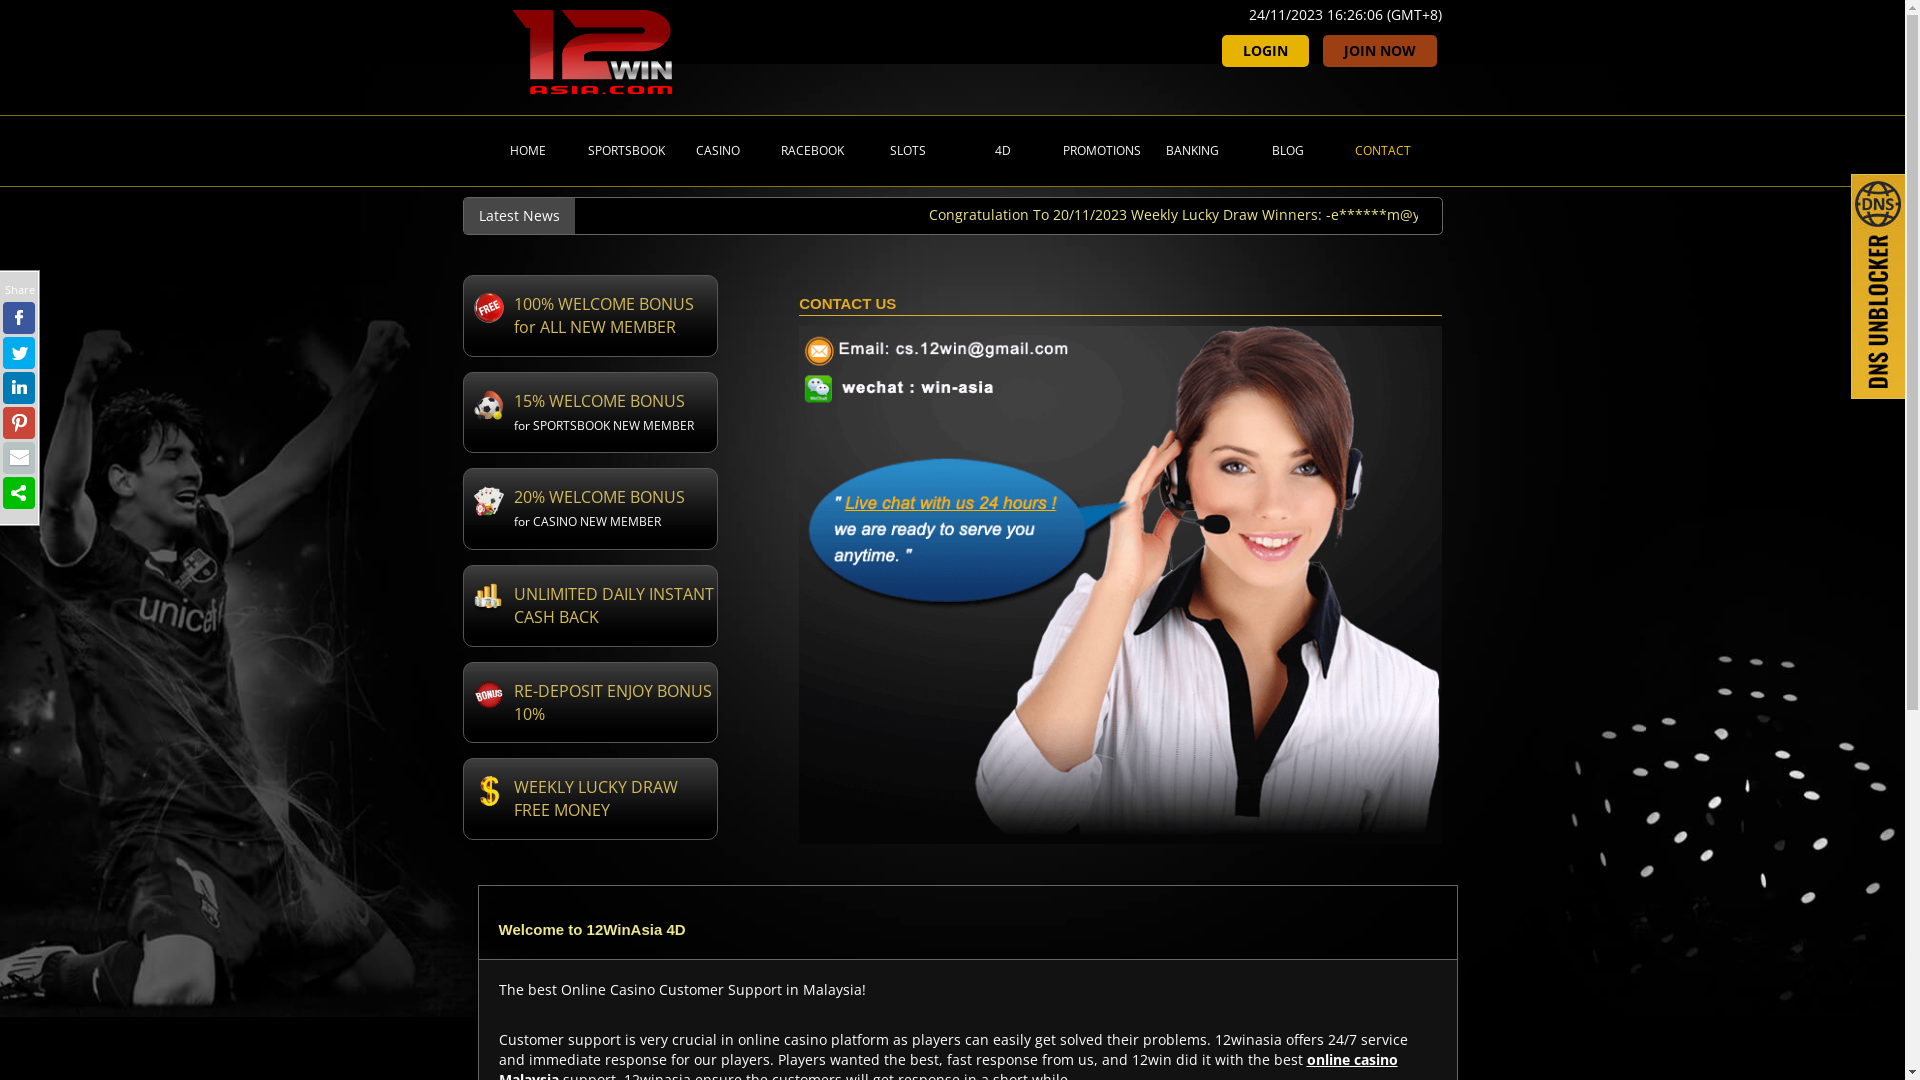 The height and width of the screenshot is (1080, 1920). Describe the element at coordinates (525, 149) in the screenshot. I see `'HOME'` at that location.